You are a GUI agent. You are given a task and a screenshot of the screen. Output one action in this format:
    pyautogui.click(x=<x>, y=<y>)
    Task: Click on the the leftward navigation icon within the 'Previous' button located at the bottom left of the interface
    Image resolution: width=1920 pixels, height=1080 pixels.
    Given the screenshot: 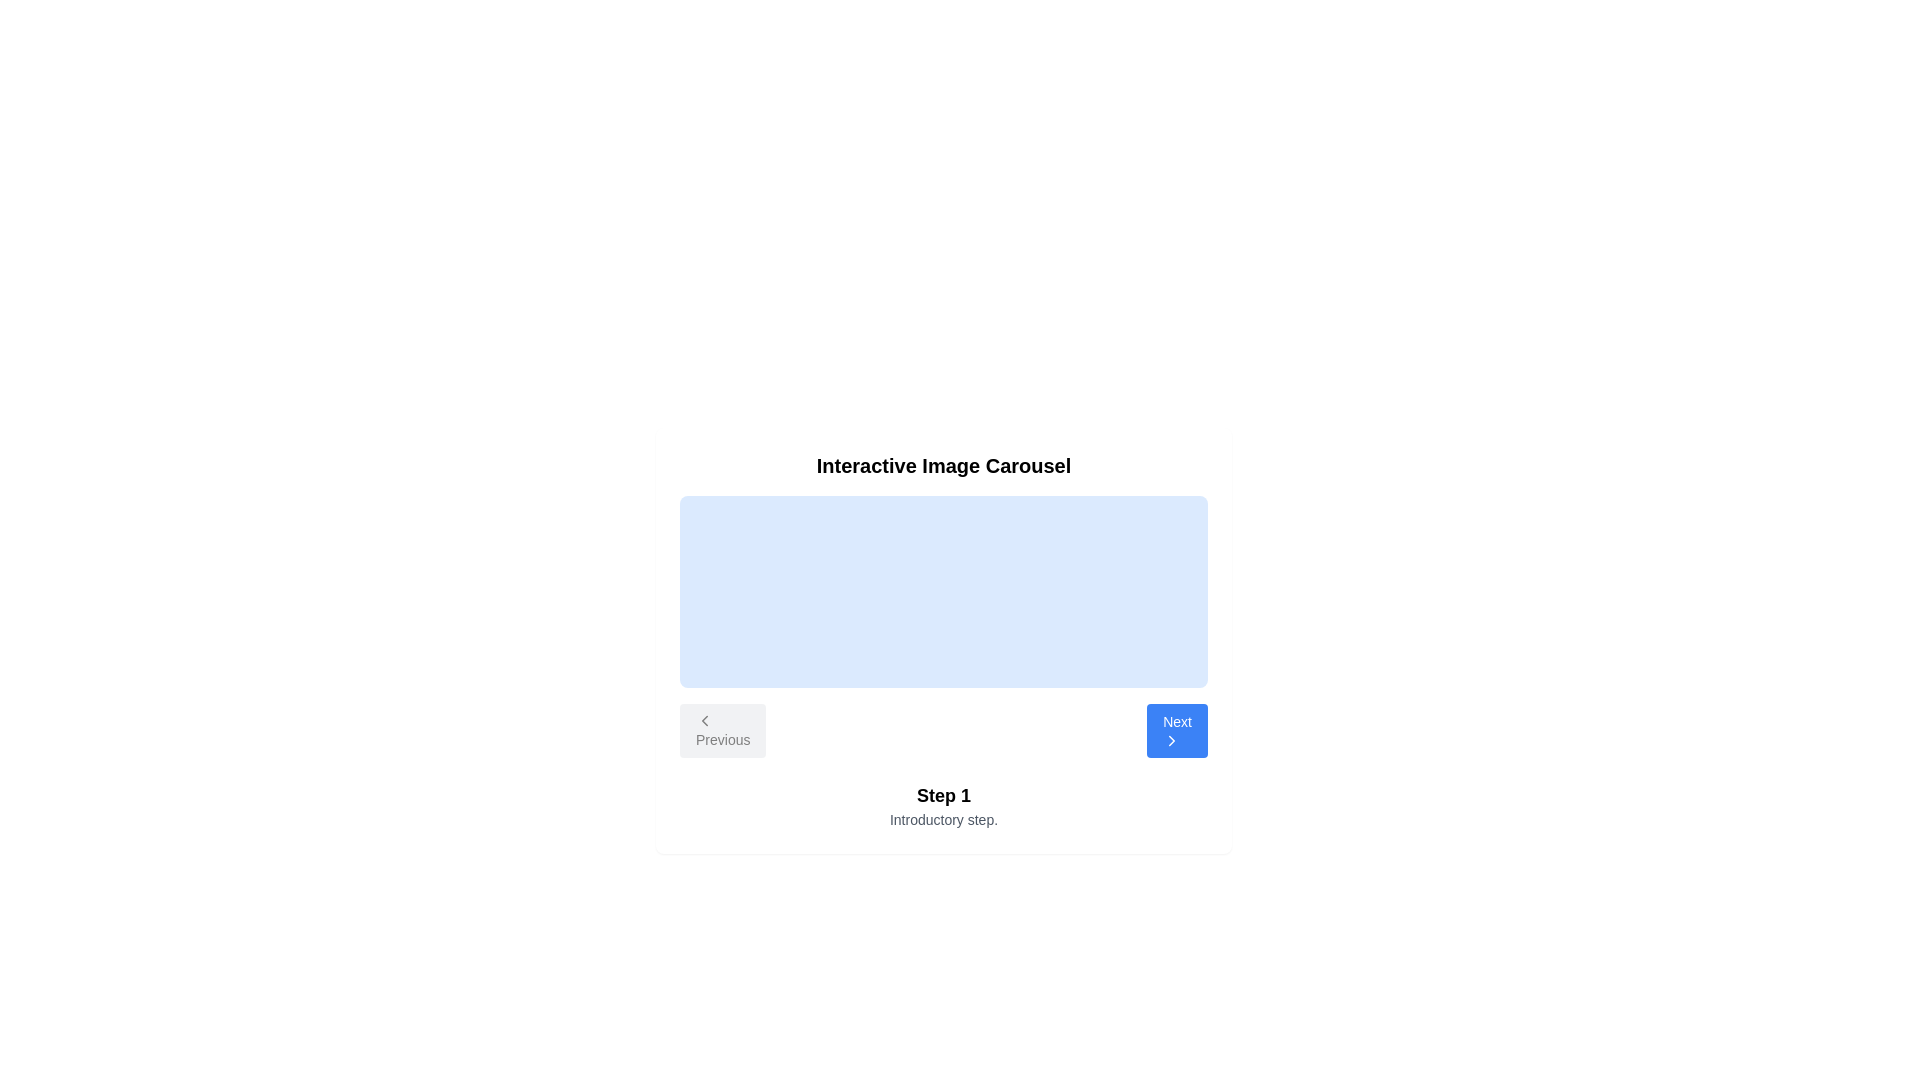 What is the action you would take?
    pyautogui.click(x=705, y=721)
    